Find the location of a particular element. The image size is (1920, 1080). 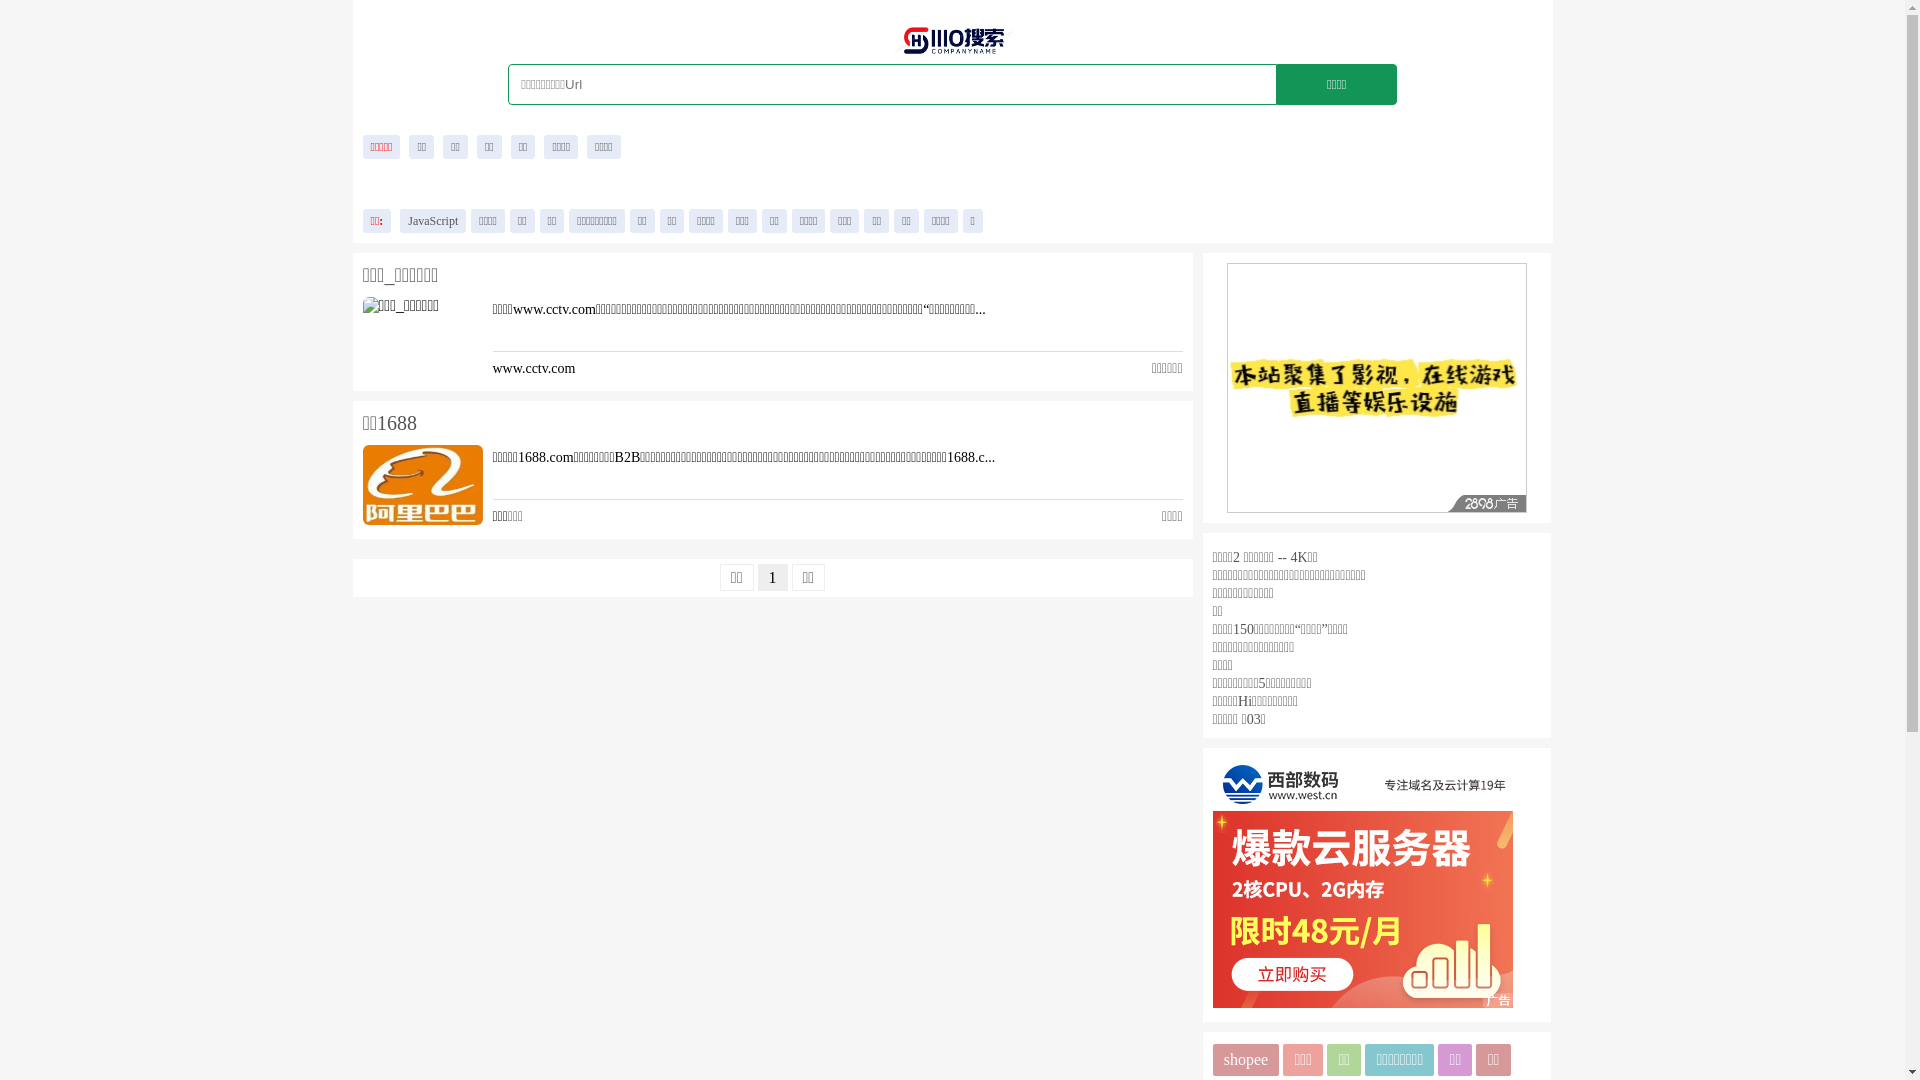

'JavaScript' is located at coordinates (431, 220).